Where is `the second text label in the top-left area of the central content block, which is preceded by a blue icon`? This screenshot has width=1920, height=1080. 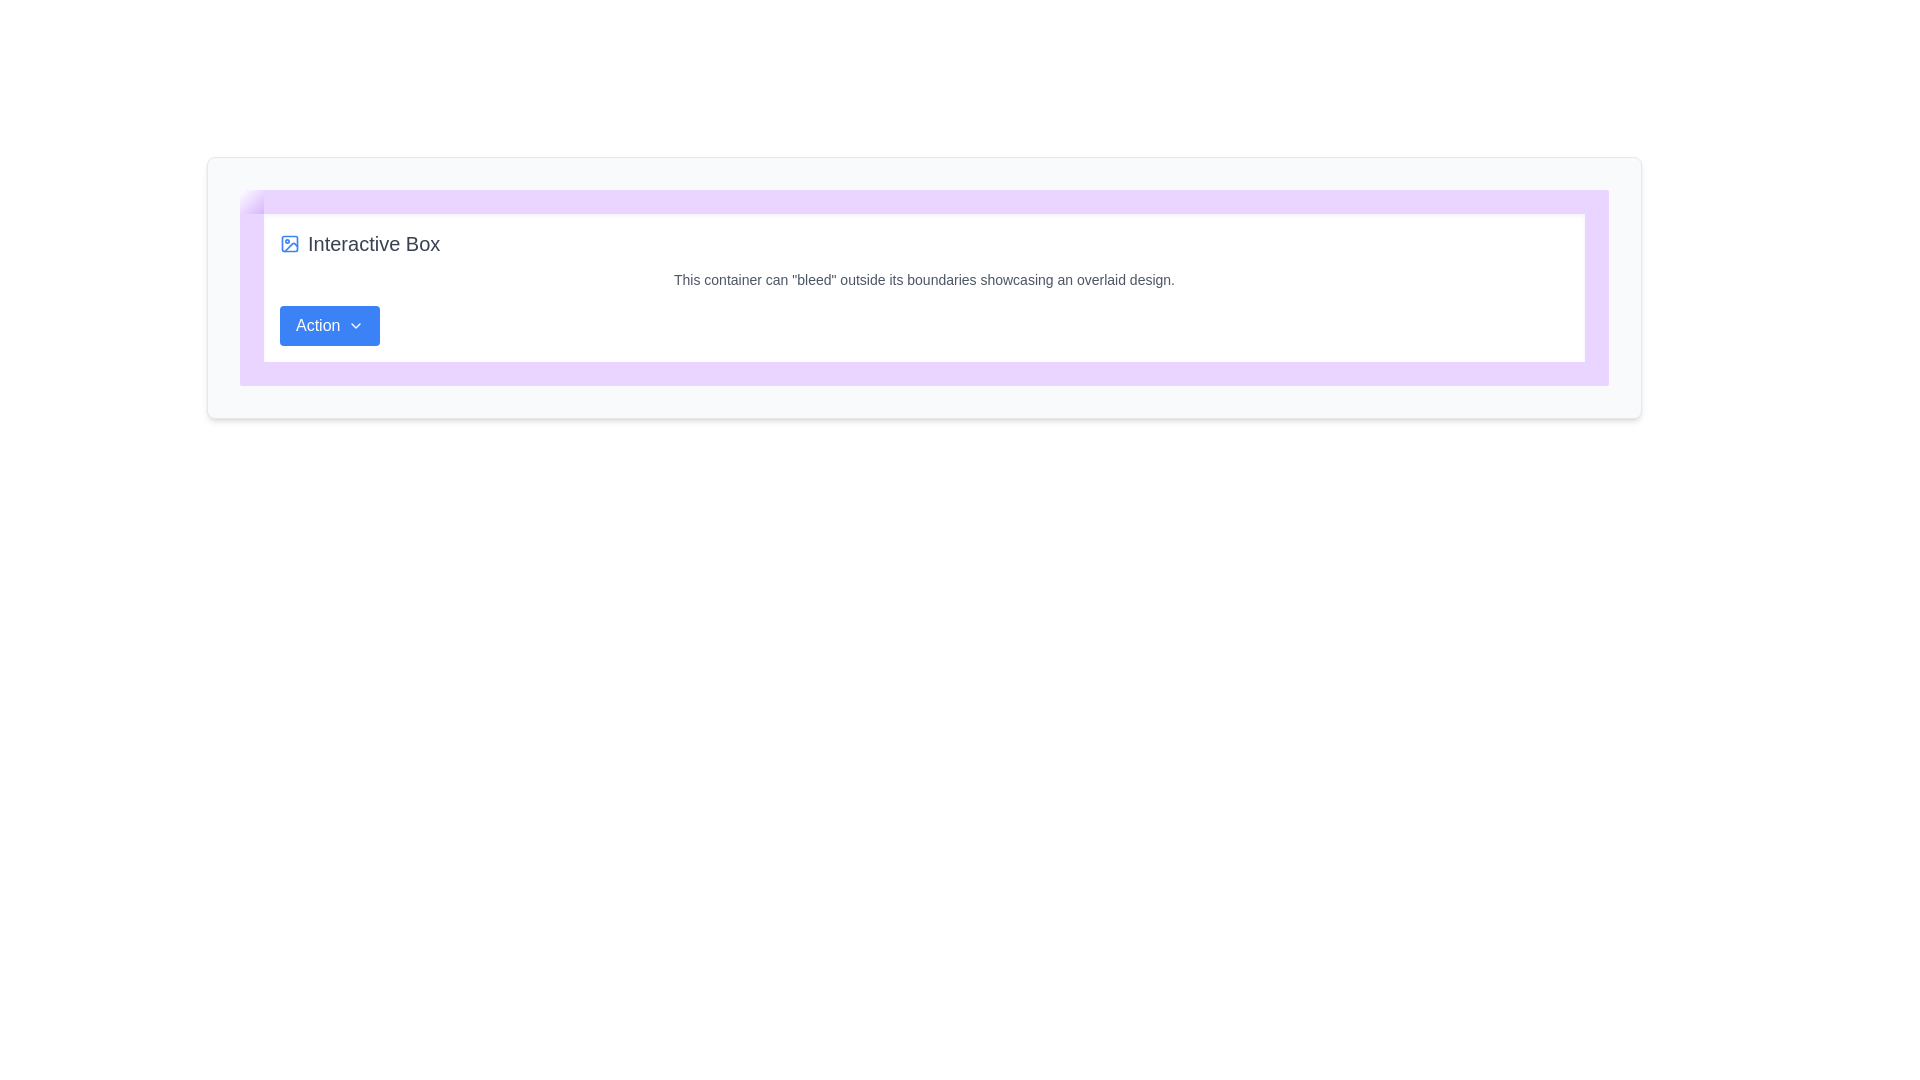 the second text label in the top-left area of the central content block, which is preceded by a blue icon is located at coordinates (374, 242).